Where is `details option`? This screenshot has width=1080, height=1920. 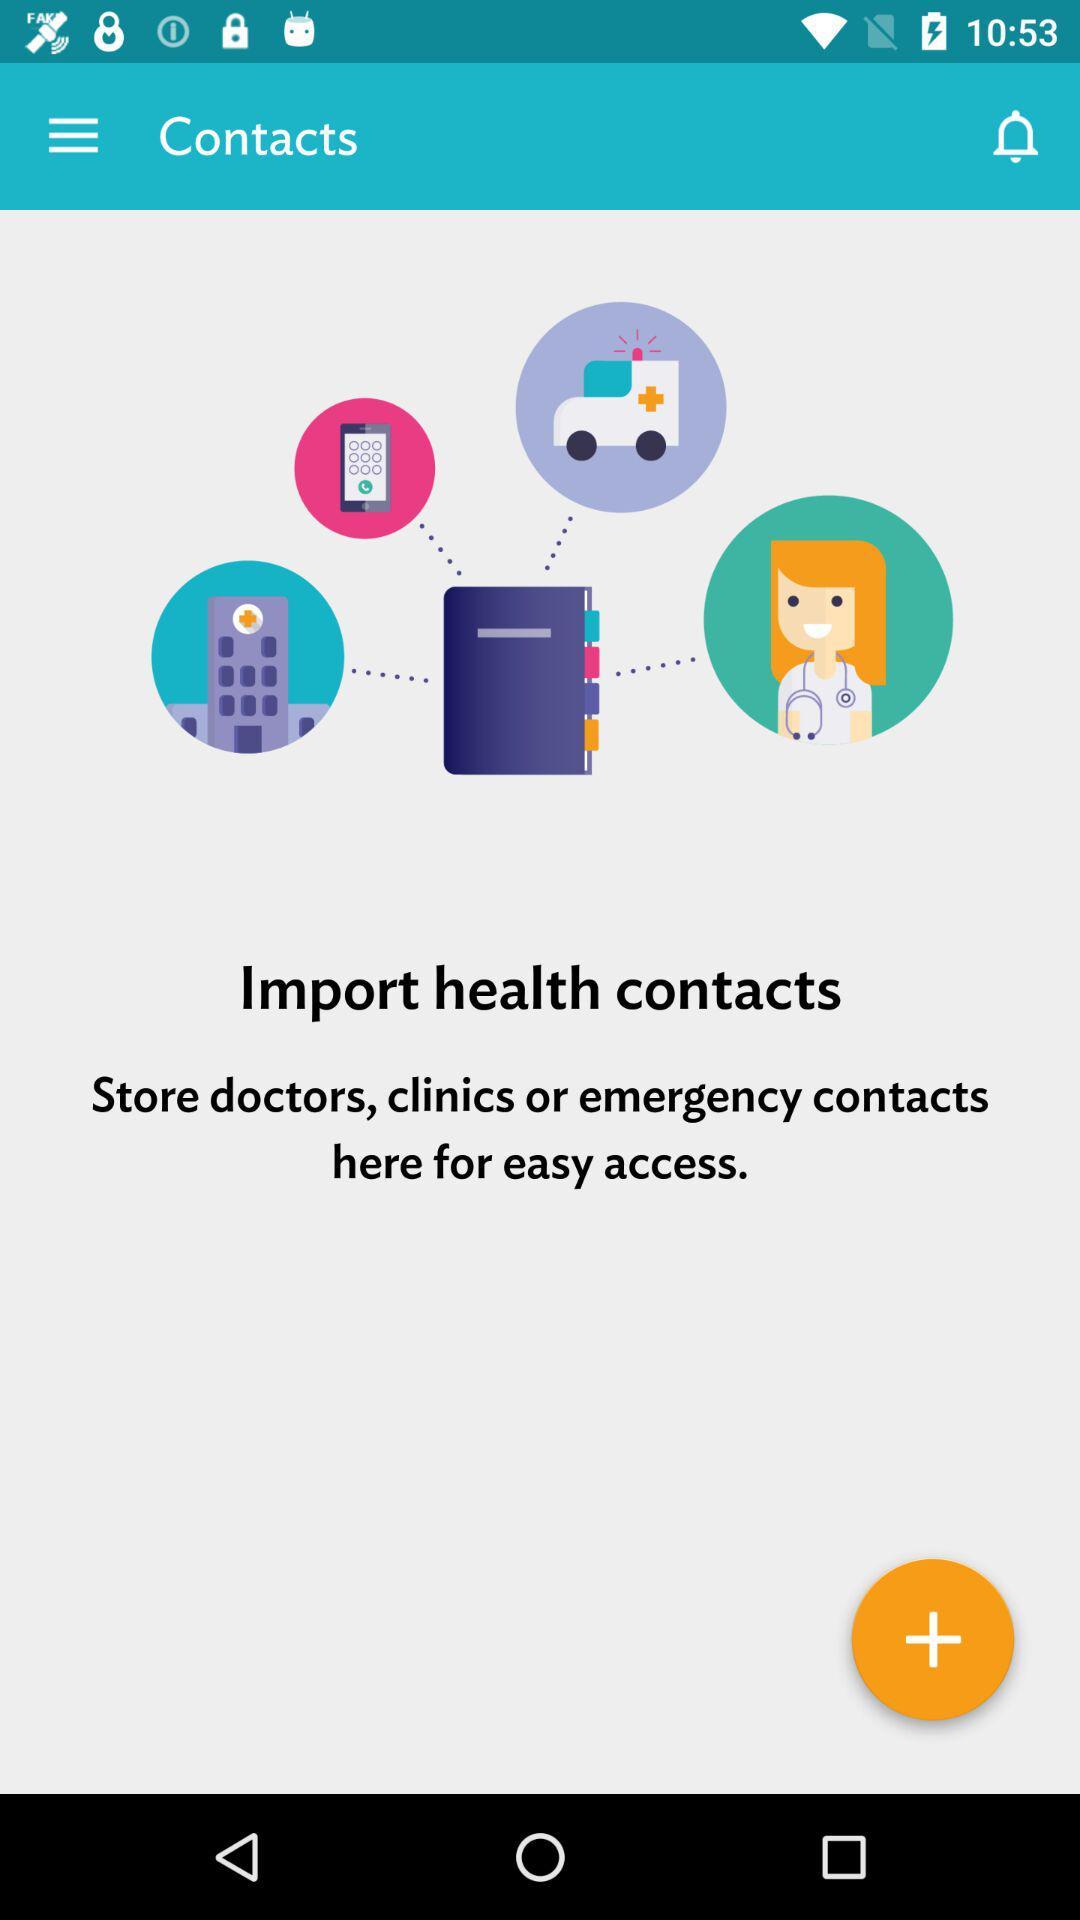
details option is located at coordinates (933, 1646).